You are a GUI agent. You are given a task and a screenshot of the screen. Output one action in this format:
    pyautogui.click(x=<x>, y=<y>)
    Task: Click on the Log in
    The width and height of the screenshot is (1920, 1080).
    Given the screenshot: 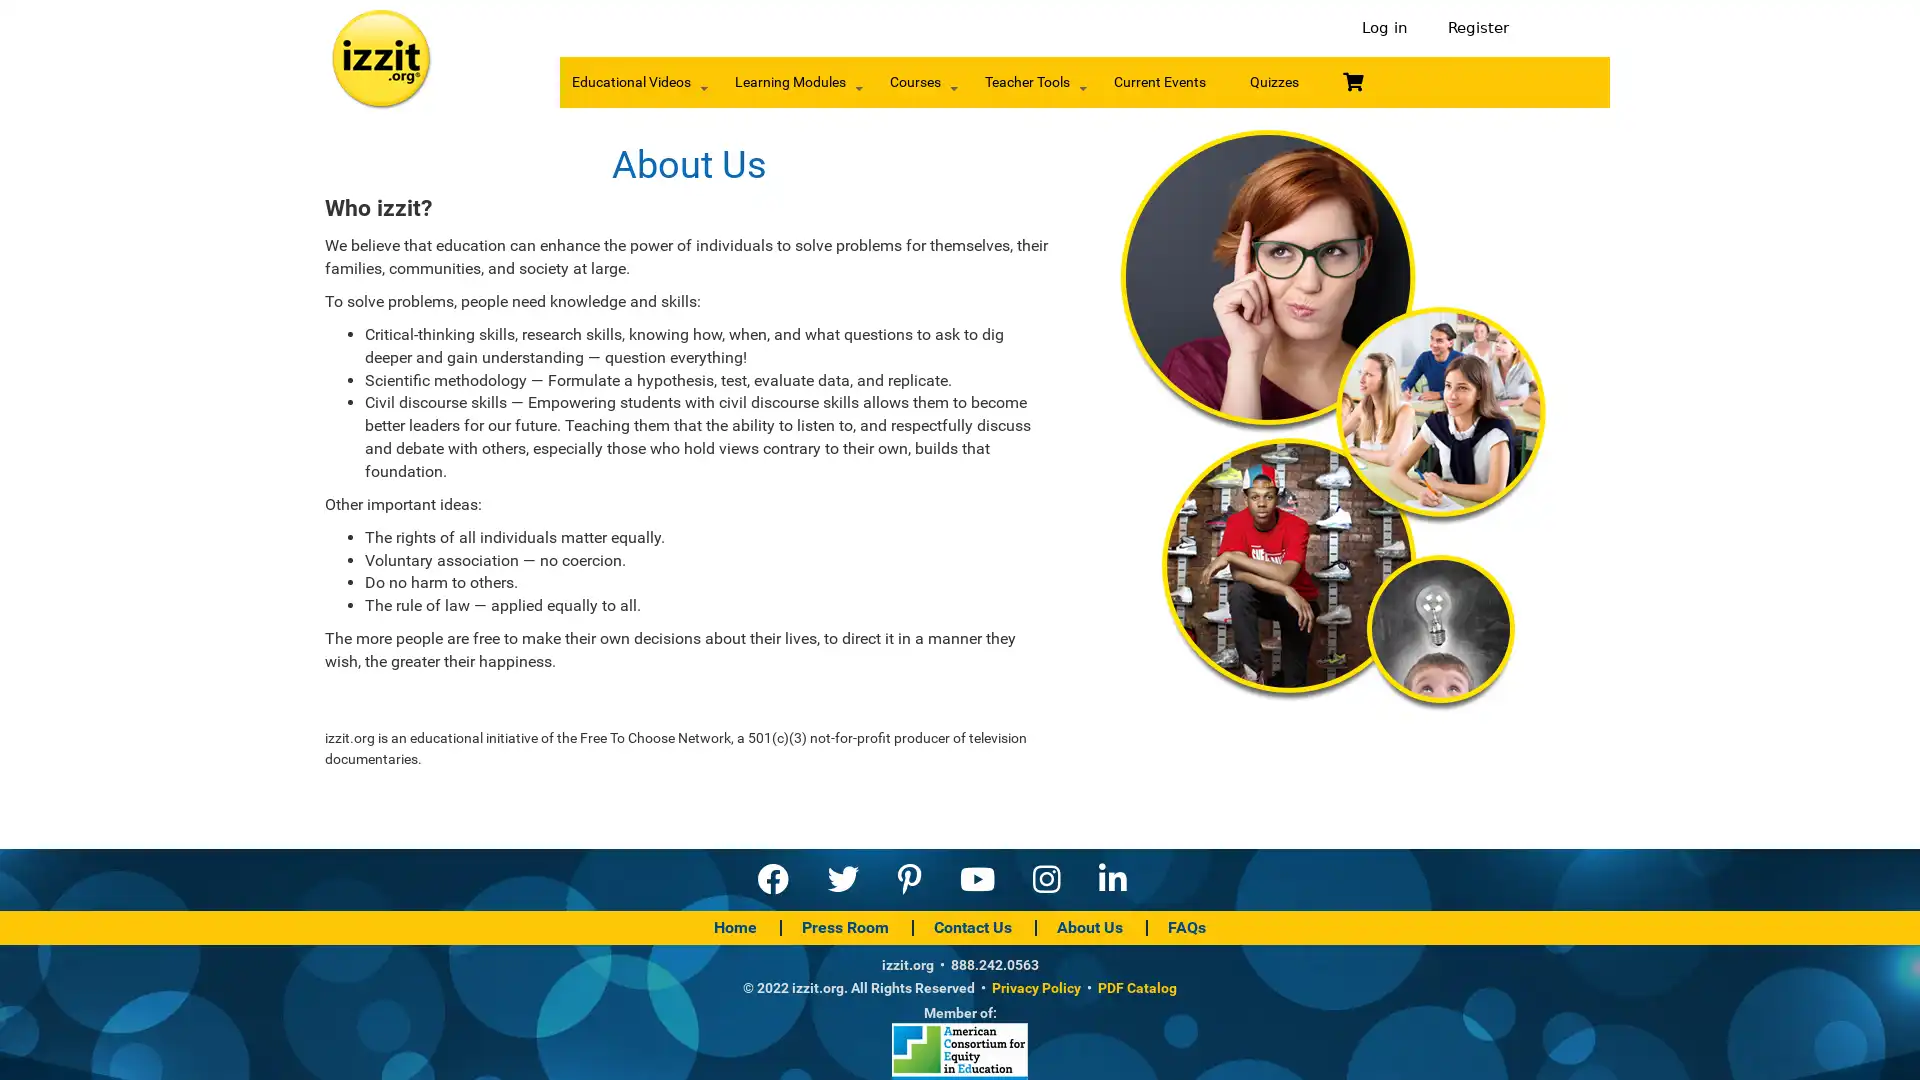 What is the action you would take?
    pyautogui.click(x=1384, y=28)
    